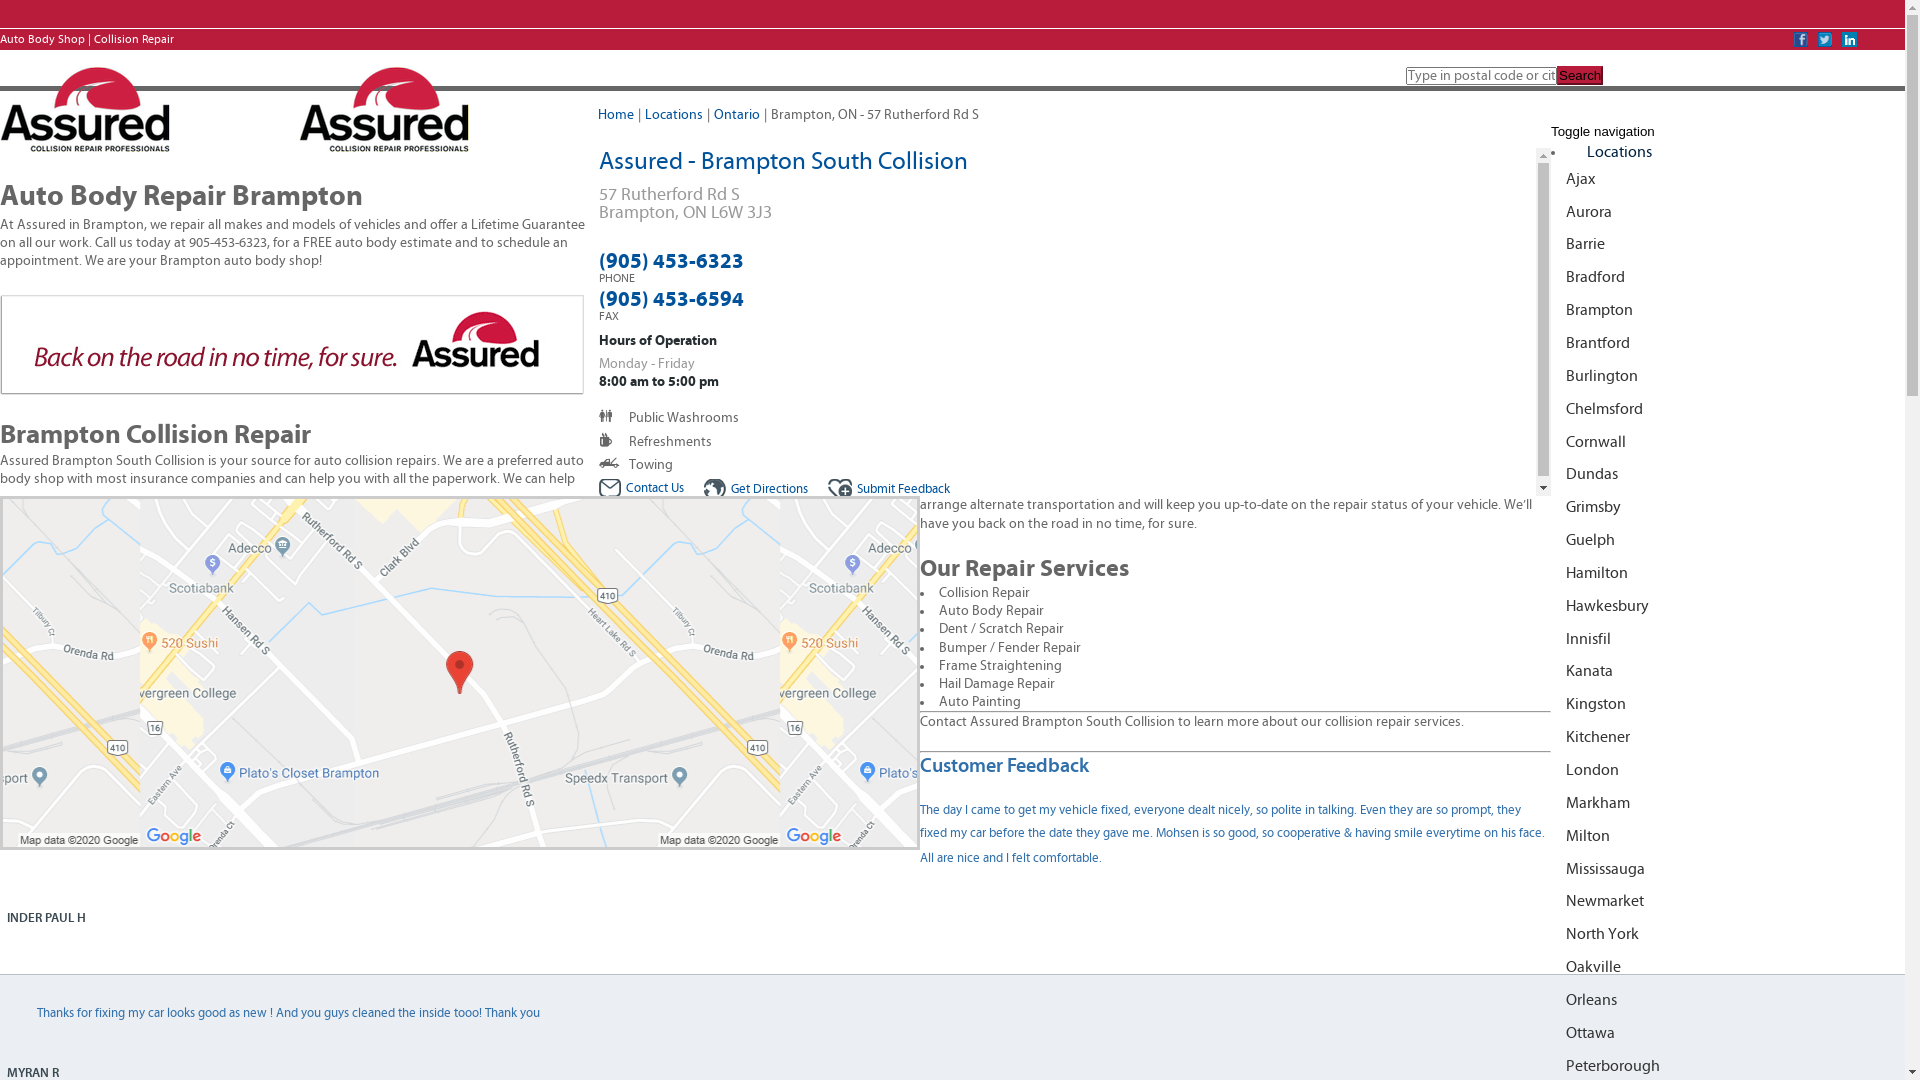 The height and width of the screenshot is (1080, 1920). What do you see at coordinates (670, 260) in the screenshot?
I see `'(905) 453-6323'` at bounding box center [670, 260].